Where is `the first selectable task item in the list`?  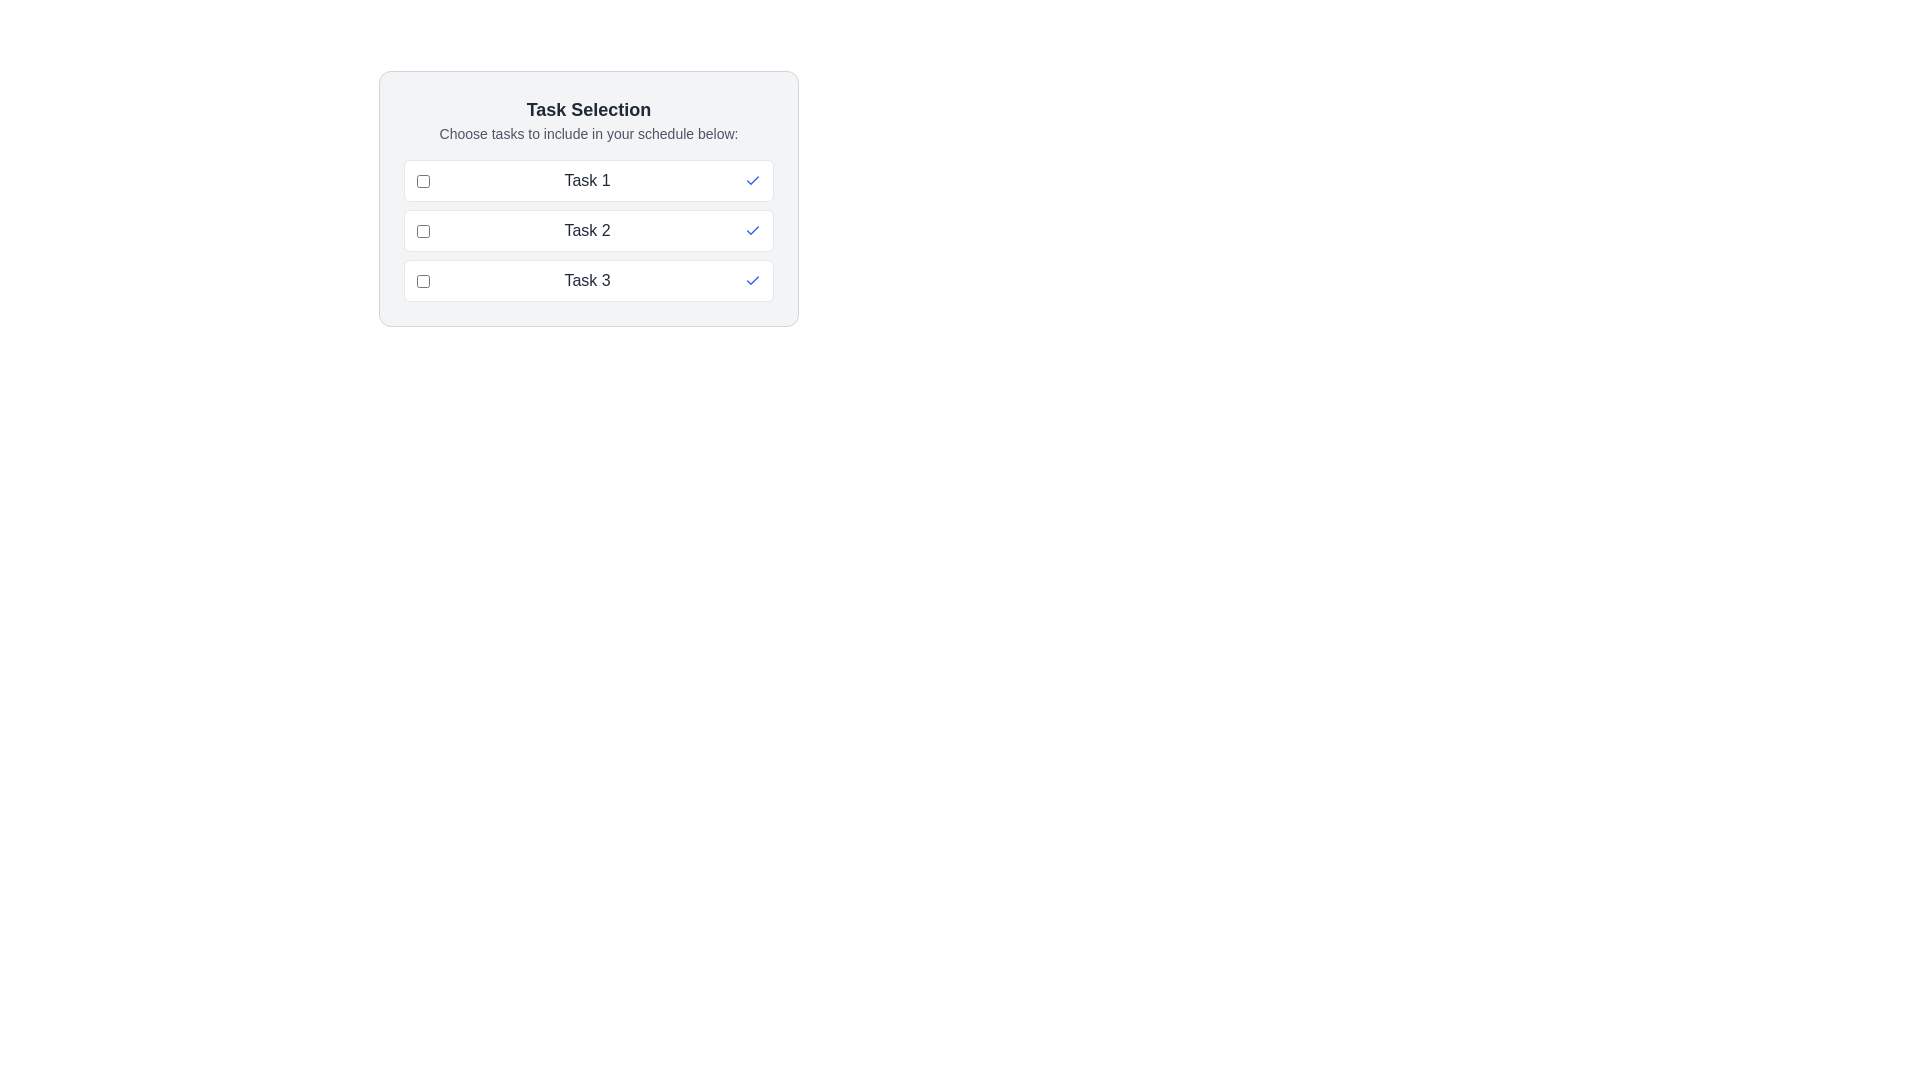 the first selectable task item in the list is located at coordinates (588, 181).